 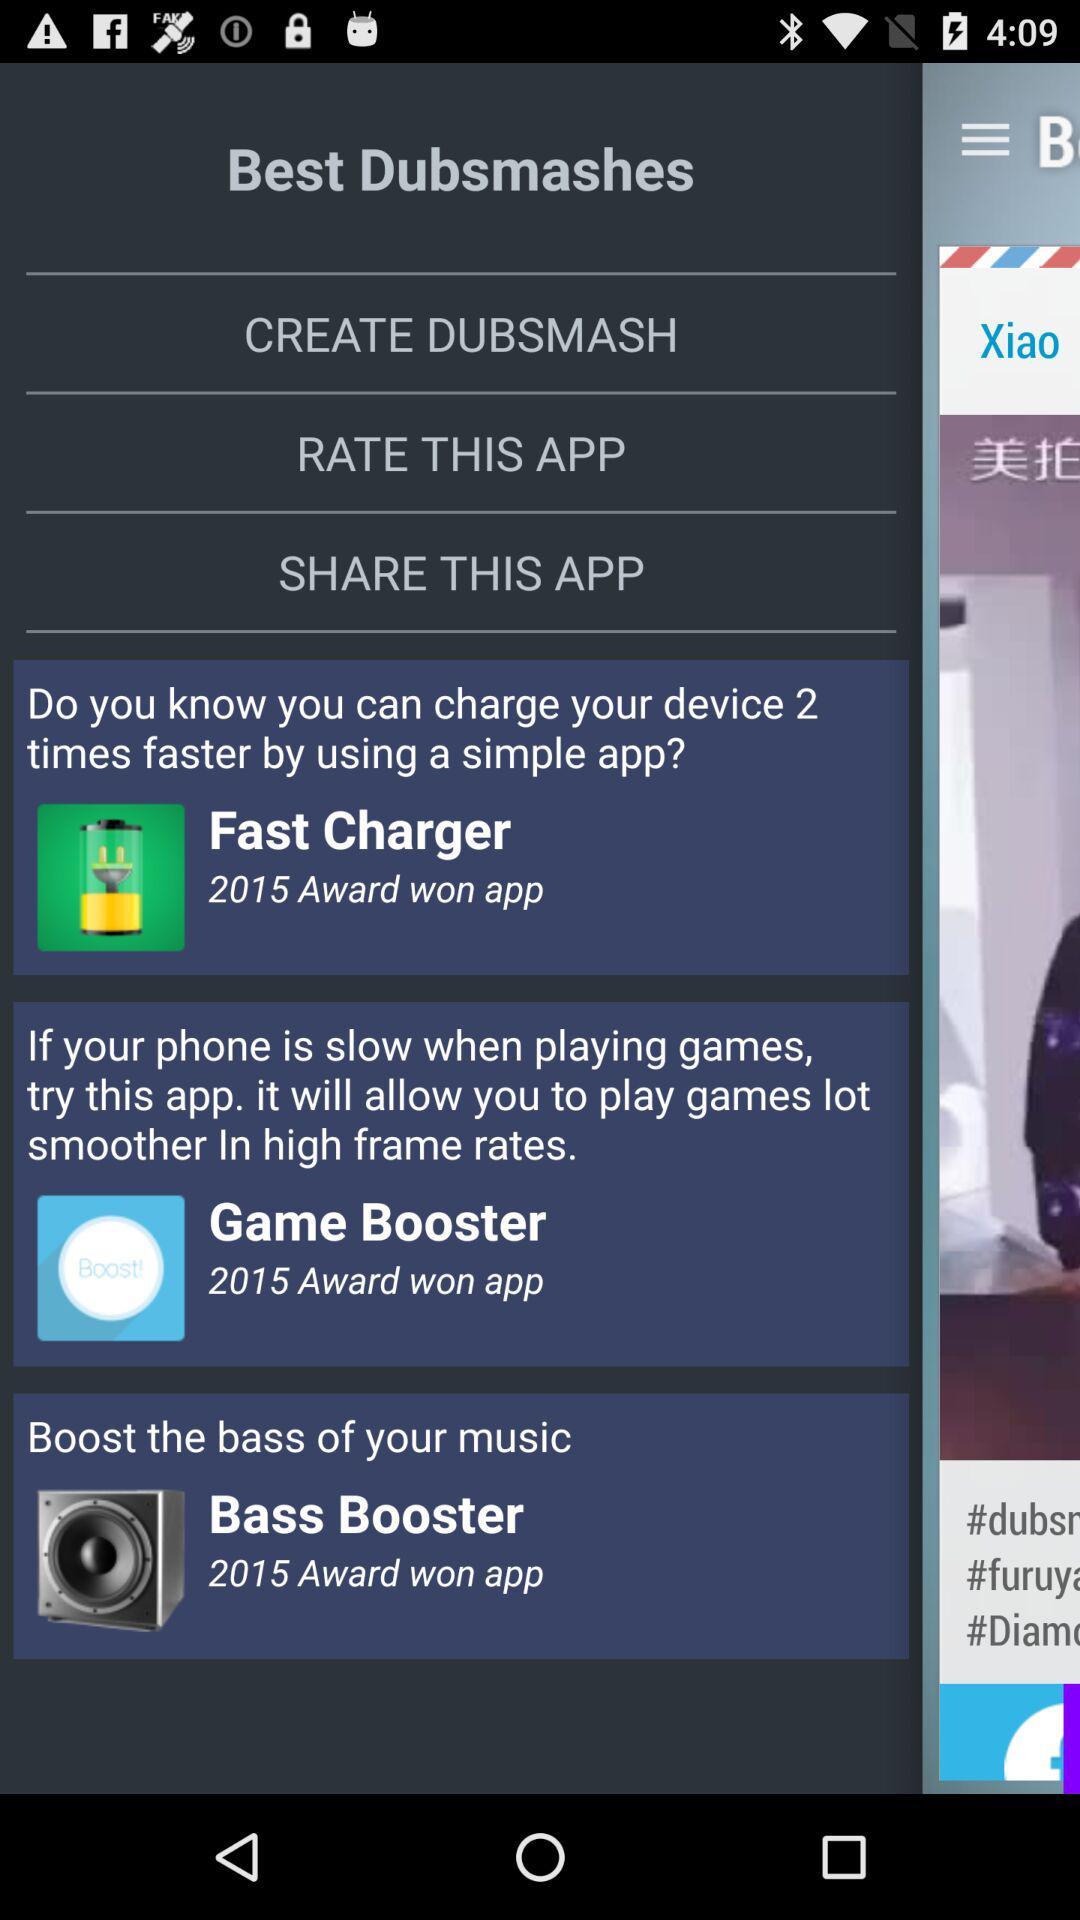 I want to click on the app next to create dubsmash item, so click(x=1009, y=339).